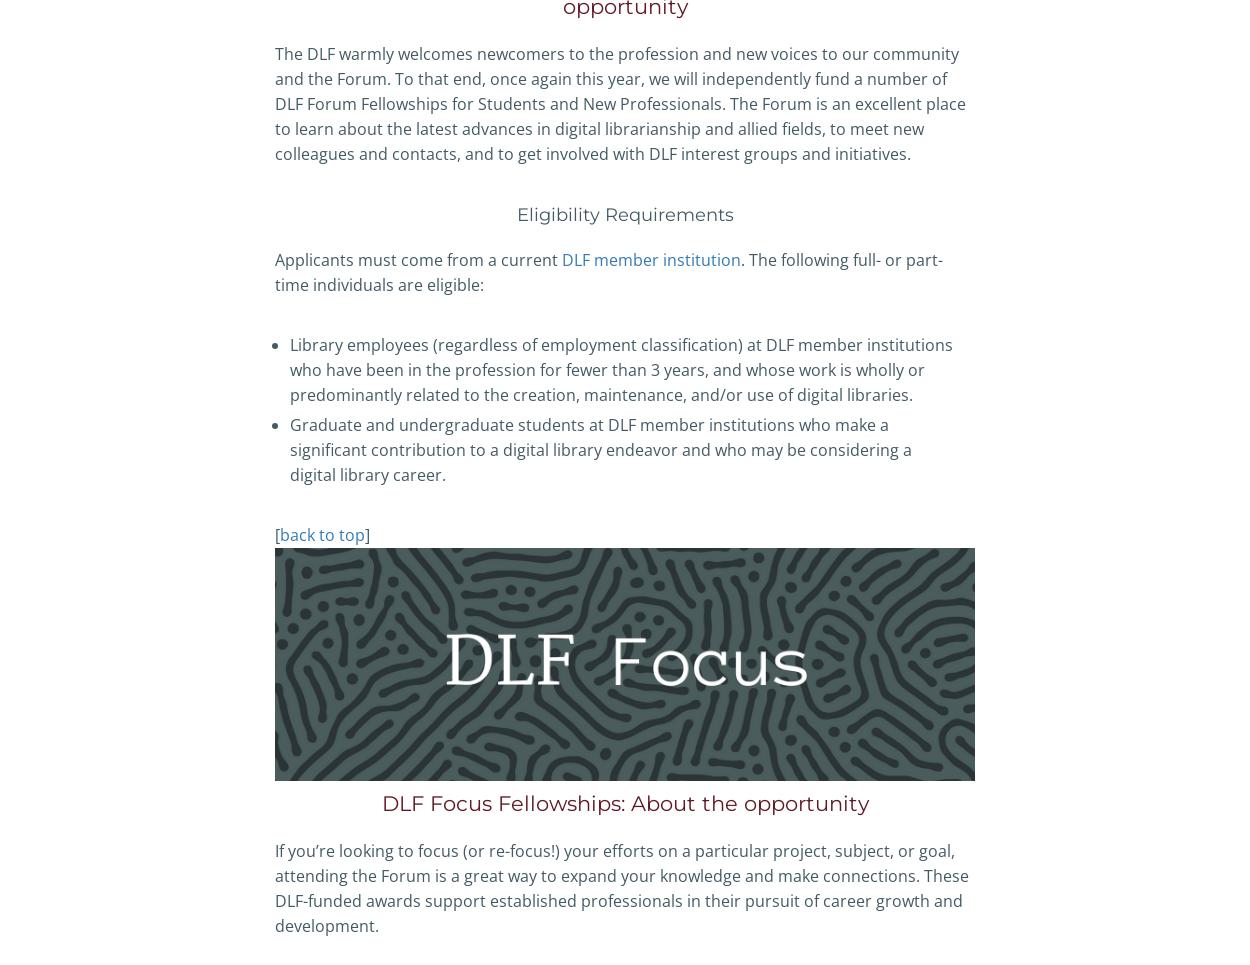  What do you see at coordinates (321, 533) in the screenshot?
I see `'back to top'` at bounding box center [321, 533].